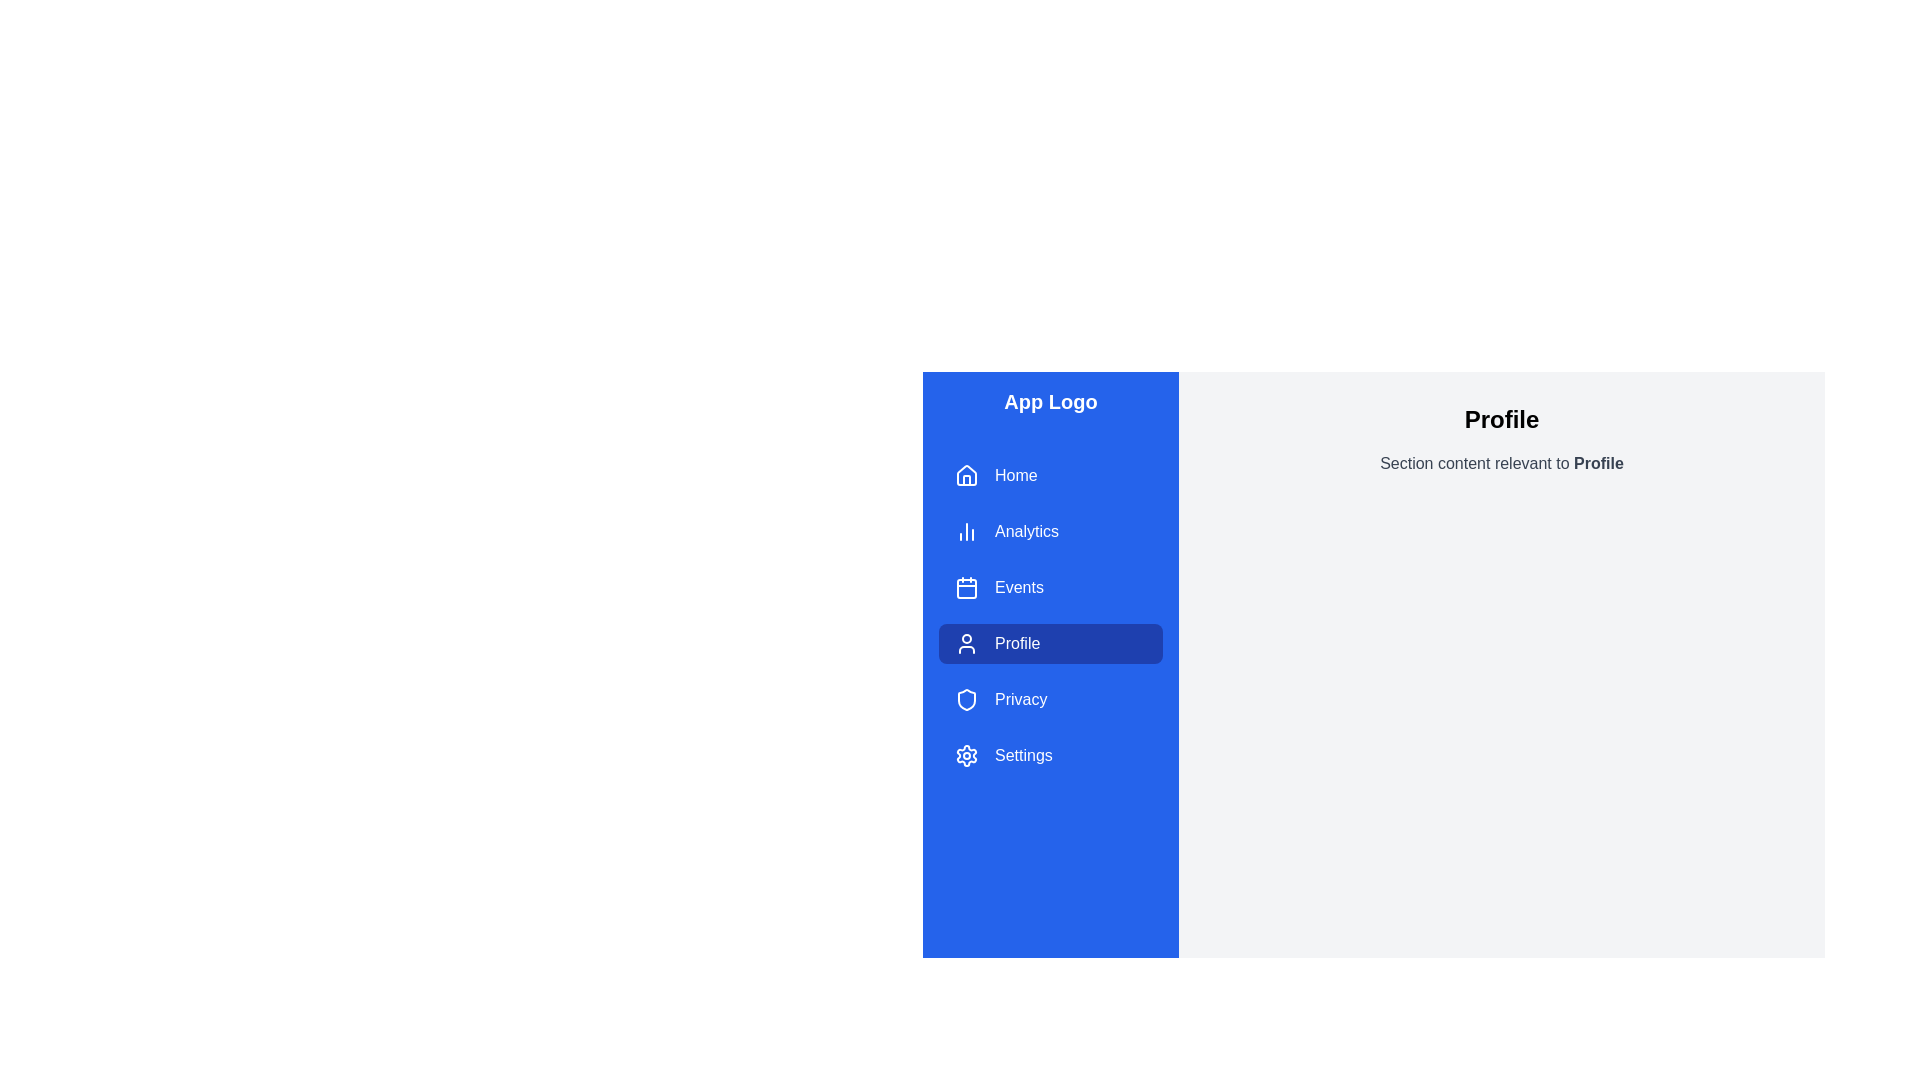  Describe the element at coordinates (966, 474) in the screenshot. I see `the house icon in the left navigation bar` at that location.